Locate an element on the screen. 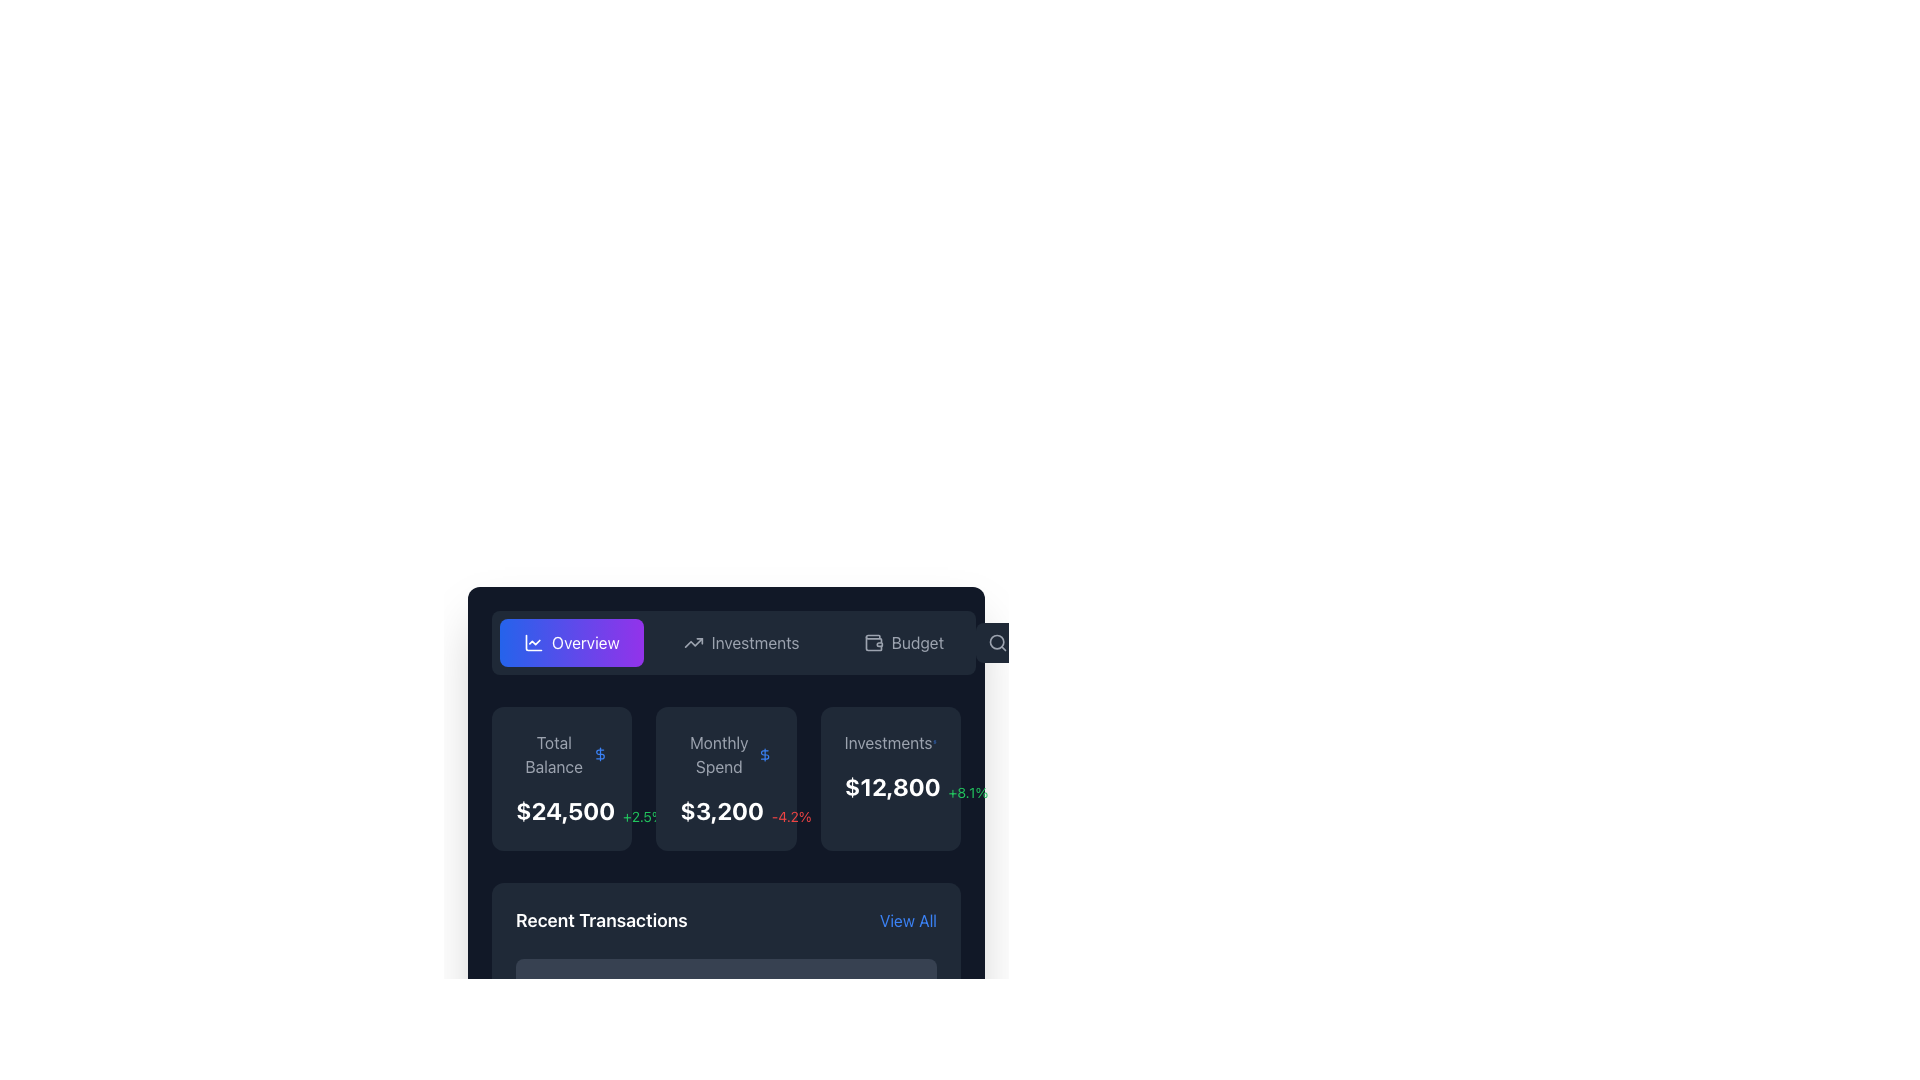 This screenshot has height=1080, width=1920. the small text label displaying '+8.1%' in green font color, located on the right side of the 'Investments' card is located at coordinates (968, 792).